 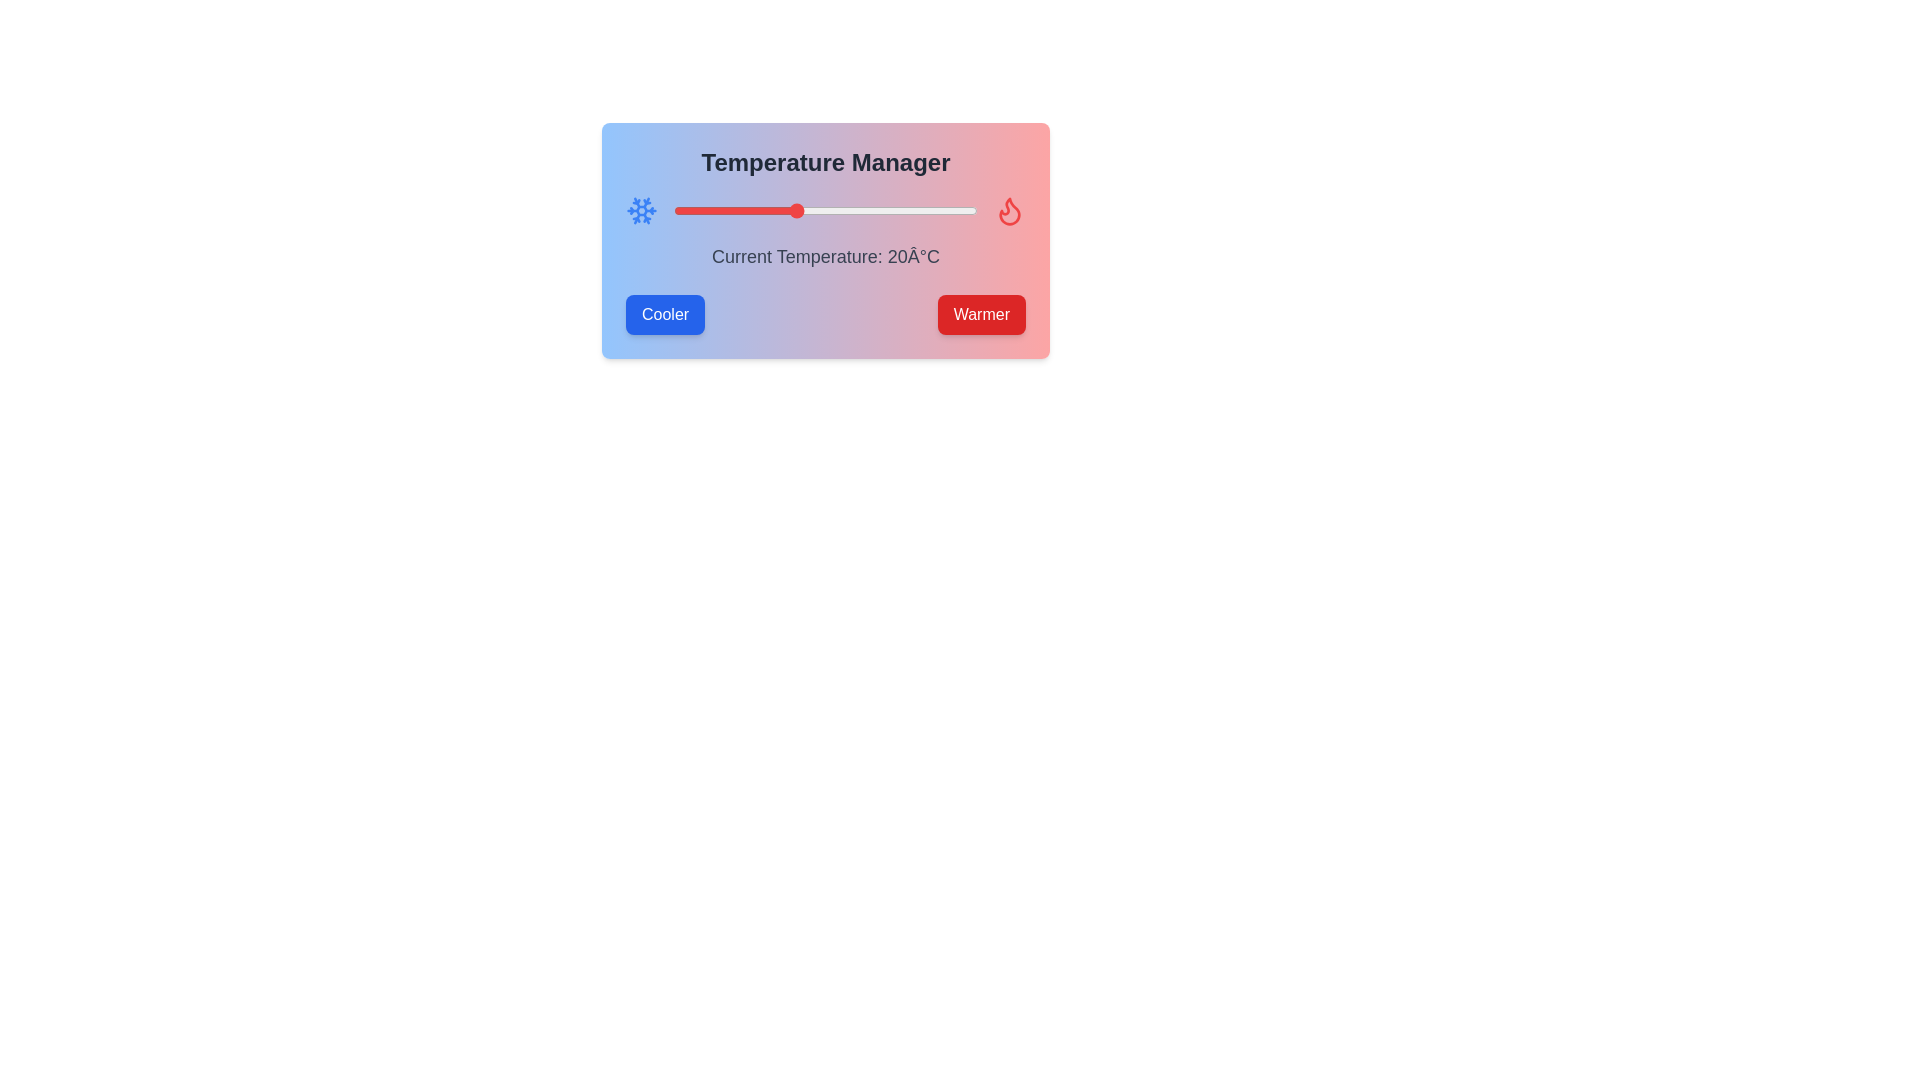 I want to click on the snowflake icon to interact with it, so click(x=642, y=211).